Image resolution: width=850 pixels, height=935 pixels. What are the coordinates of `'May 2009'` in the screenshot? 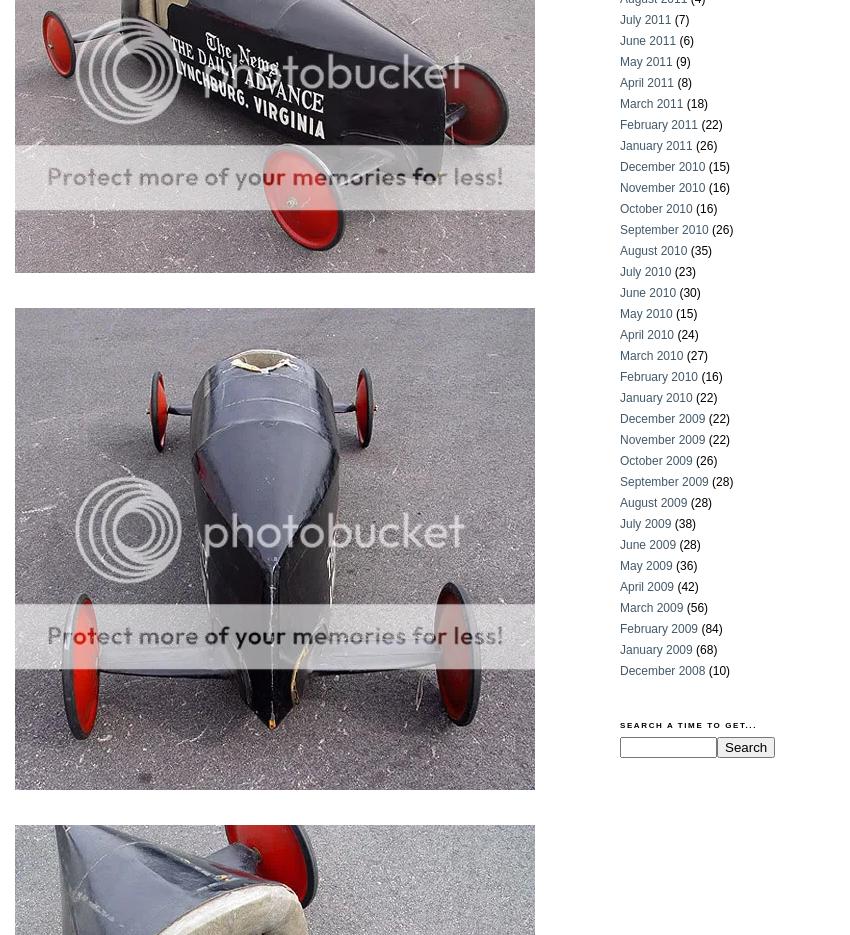 It's located at (646, 565).